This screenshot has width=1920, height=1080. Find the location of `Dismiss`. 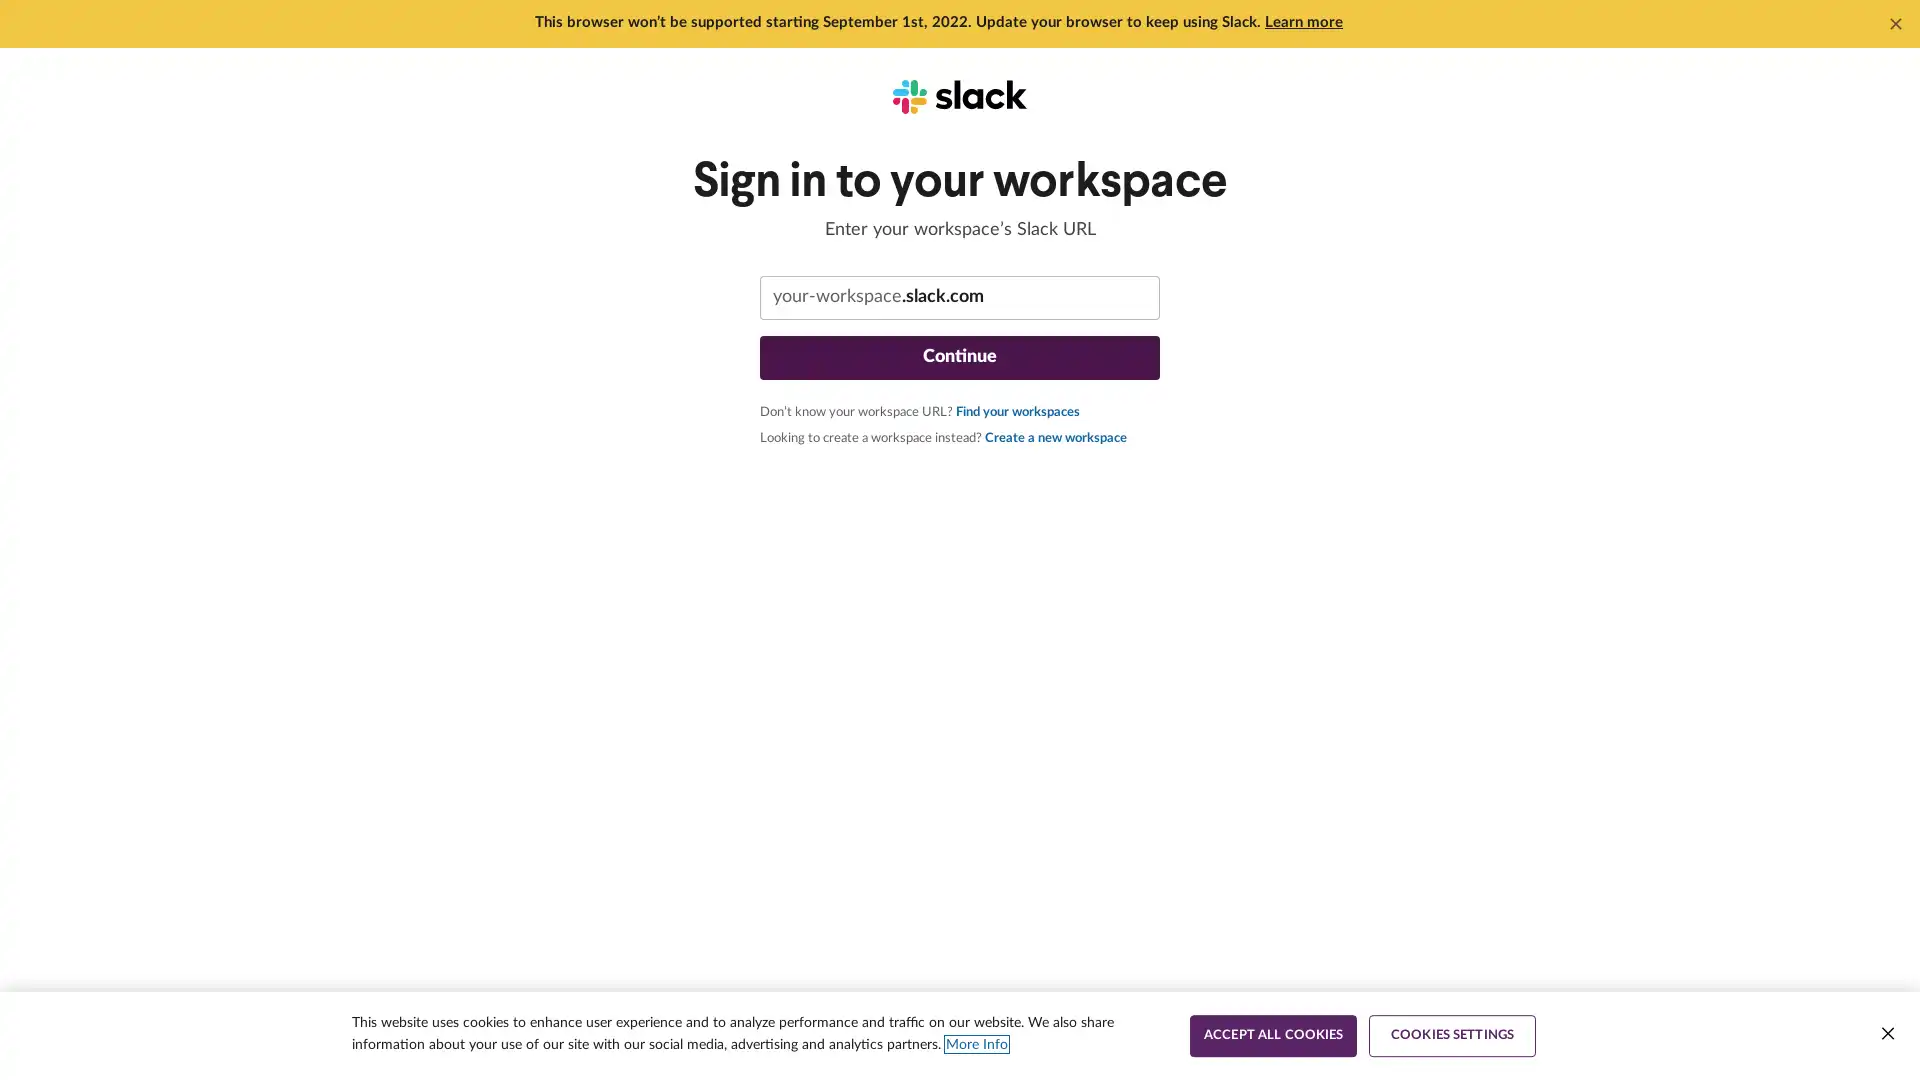

Dismiss is located at coordinates (1895, 23).